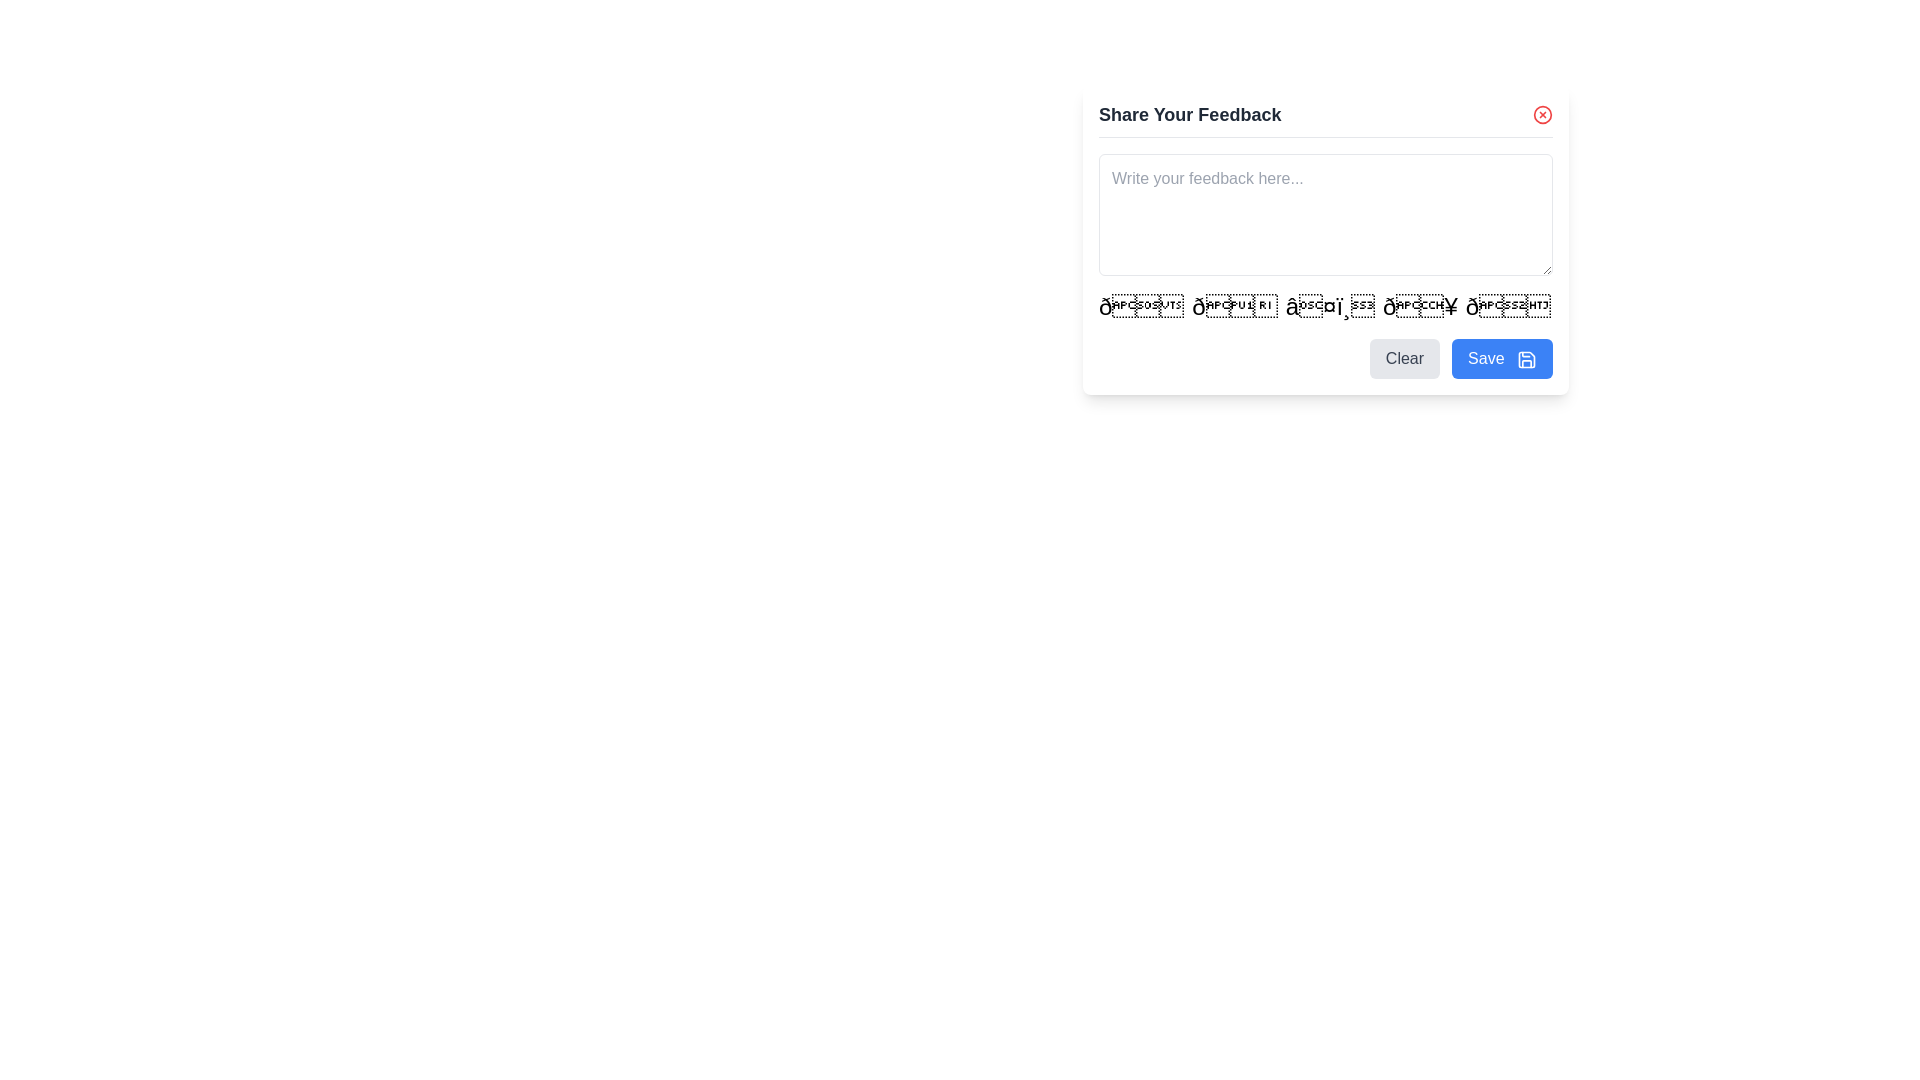 The width and height of the screenshot is (1920, 1080). What do you see at coordinates (1525, 357) in the screenshot?
I see `the outer square outline of the save icon, which is part of a decorative vector graphic component in the feedback submission interface` at bounding box center [1525, 357].